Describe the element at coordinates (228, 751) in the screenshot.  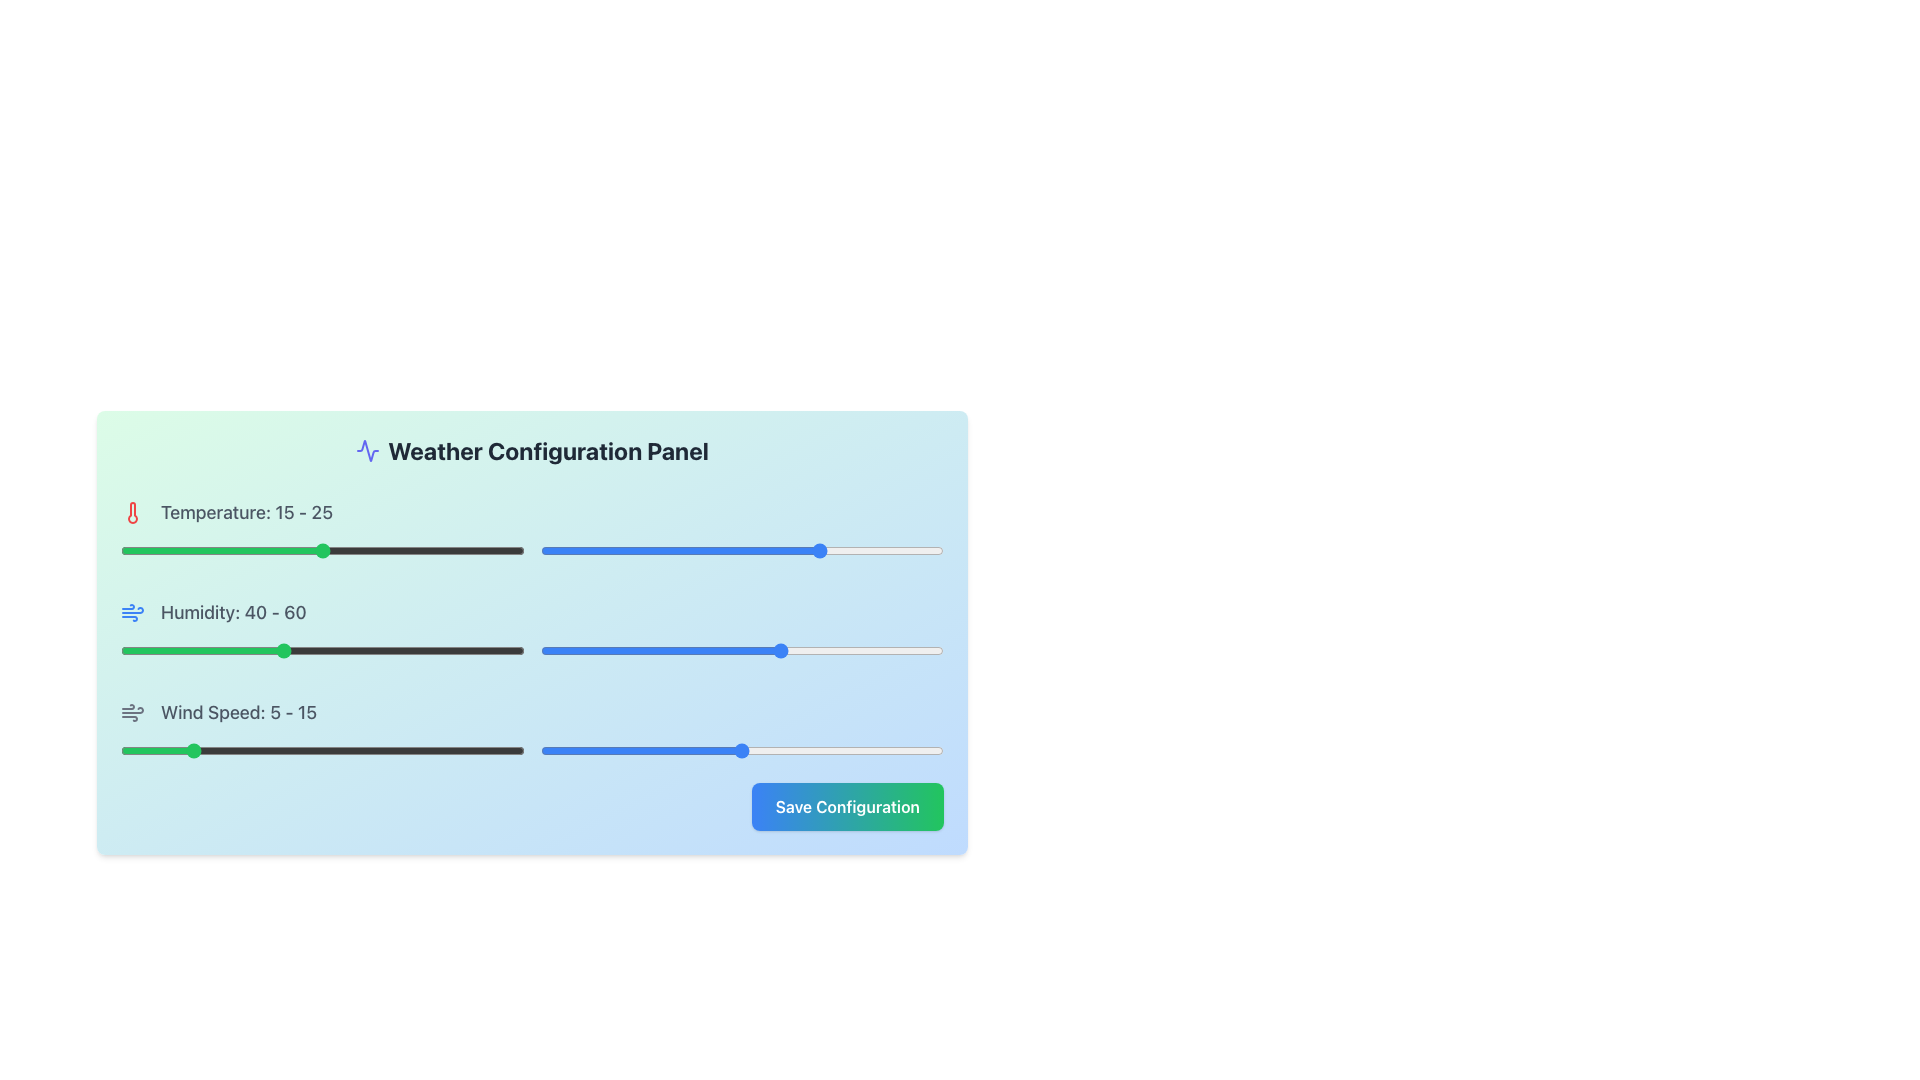
I see `the start value of the wind speed range` at that location.